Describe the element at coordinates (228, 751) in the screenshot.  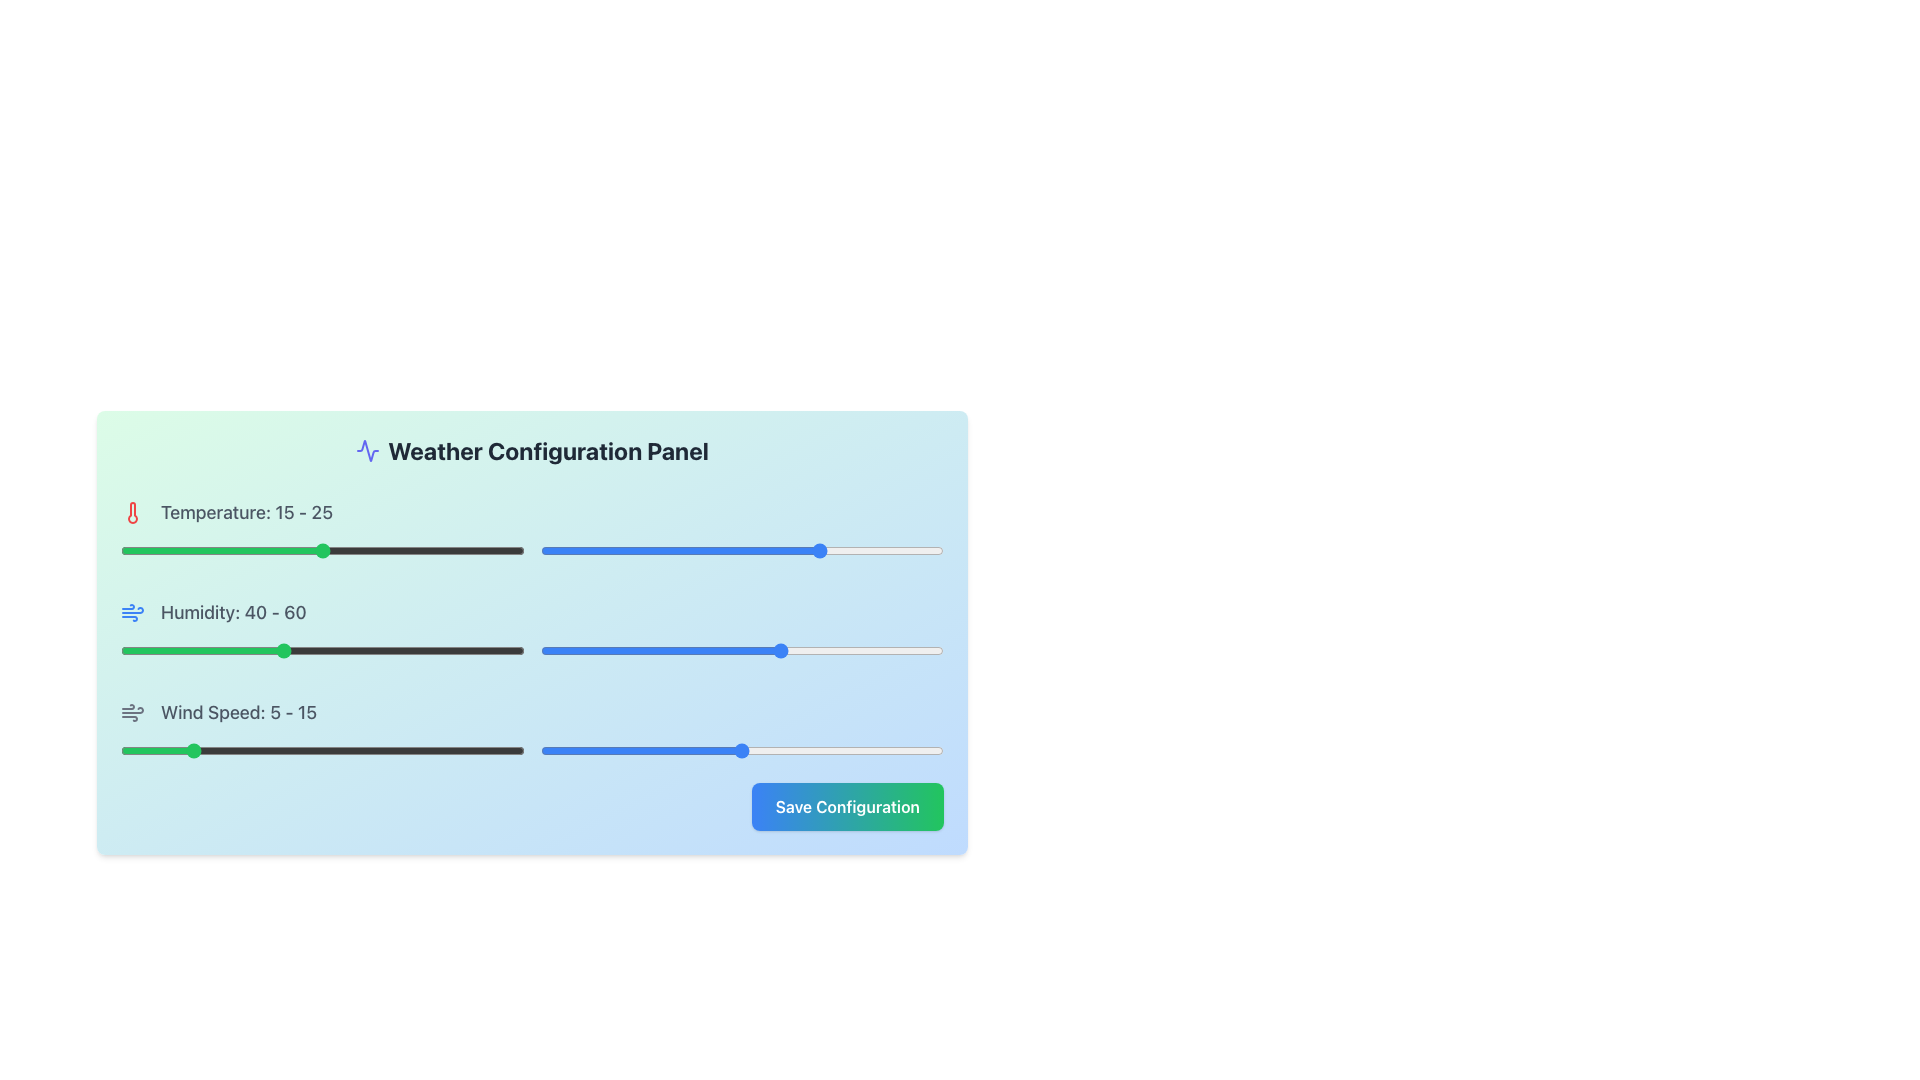
I see `the start value of the wind speed range` at that location.